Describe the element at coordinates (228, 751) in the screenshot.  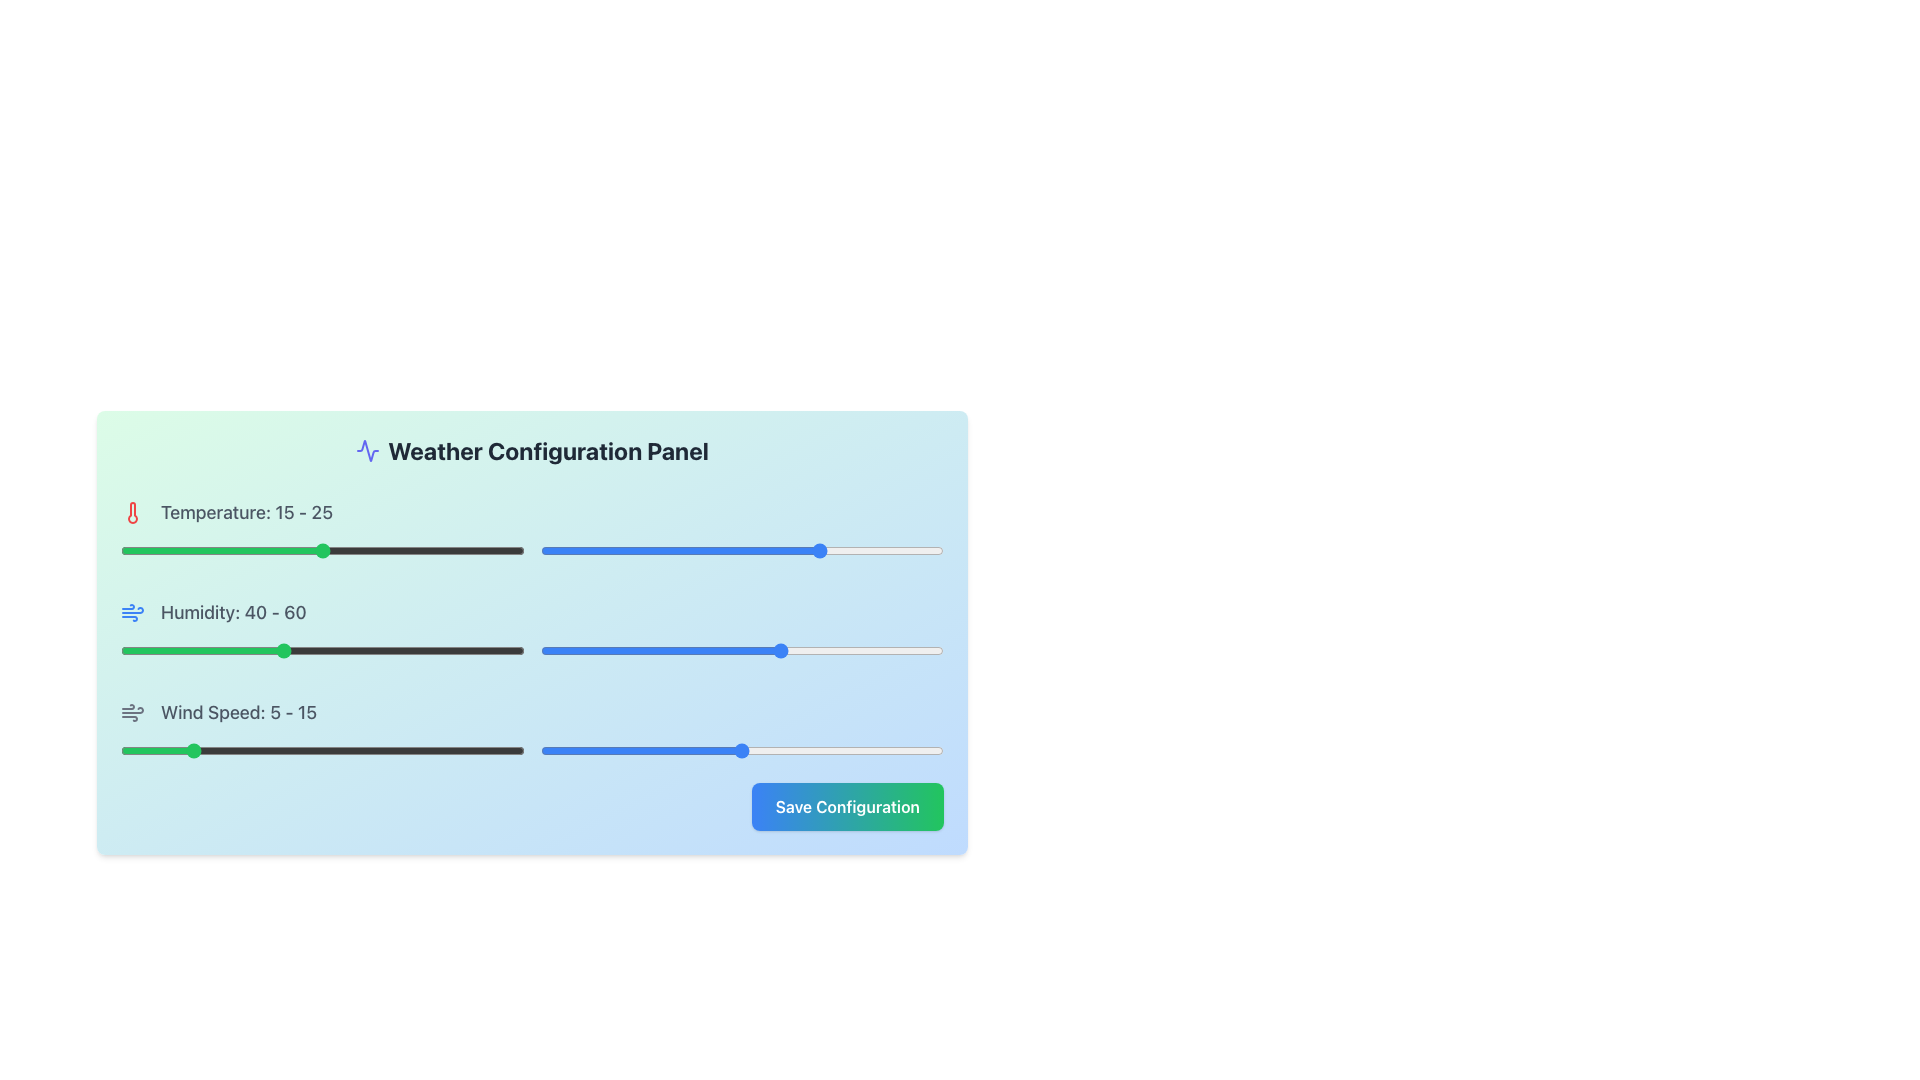
I see `the start value of the wind speed range` at that location.